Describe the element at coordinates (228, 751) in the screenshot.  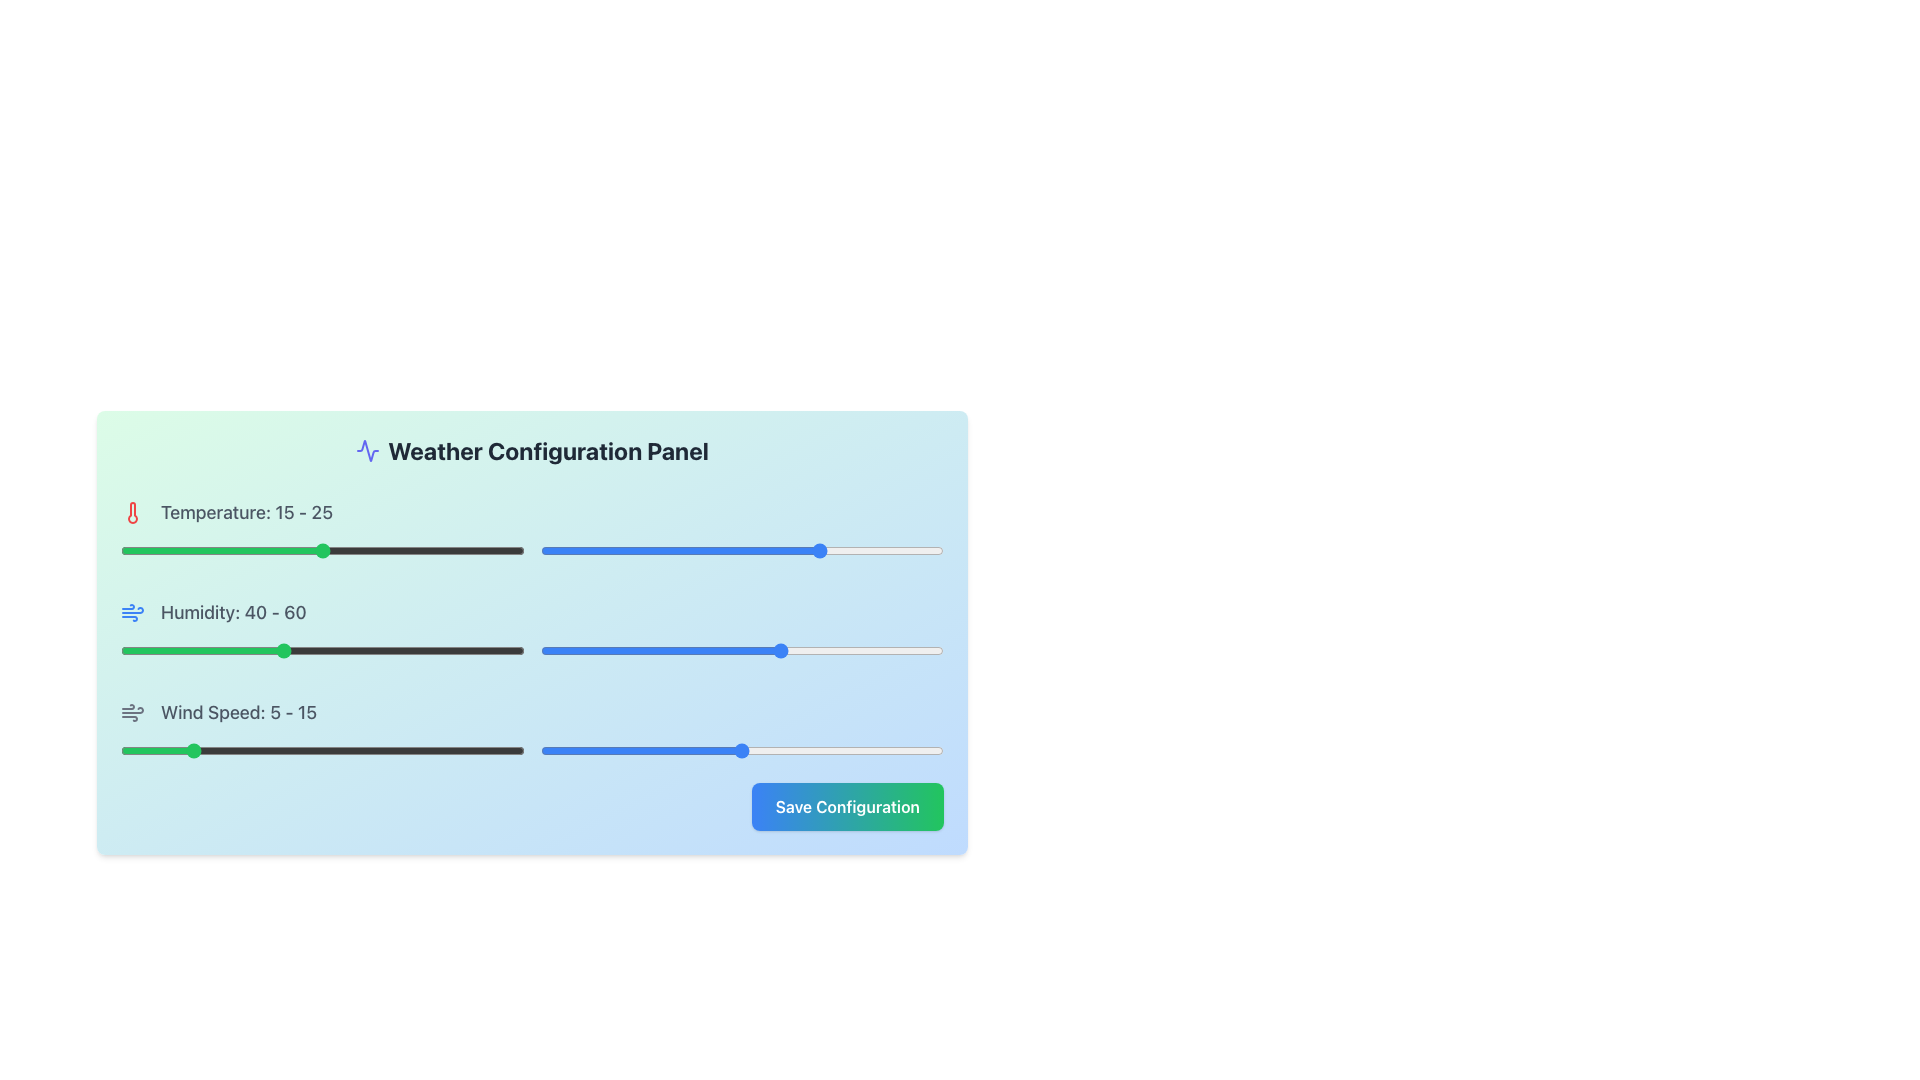
I see `the start value of the wind speed range` at that location.